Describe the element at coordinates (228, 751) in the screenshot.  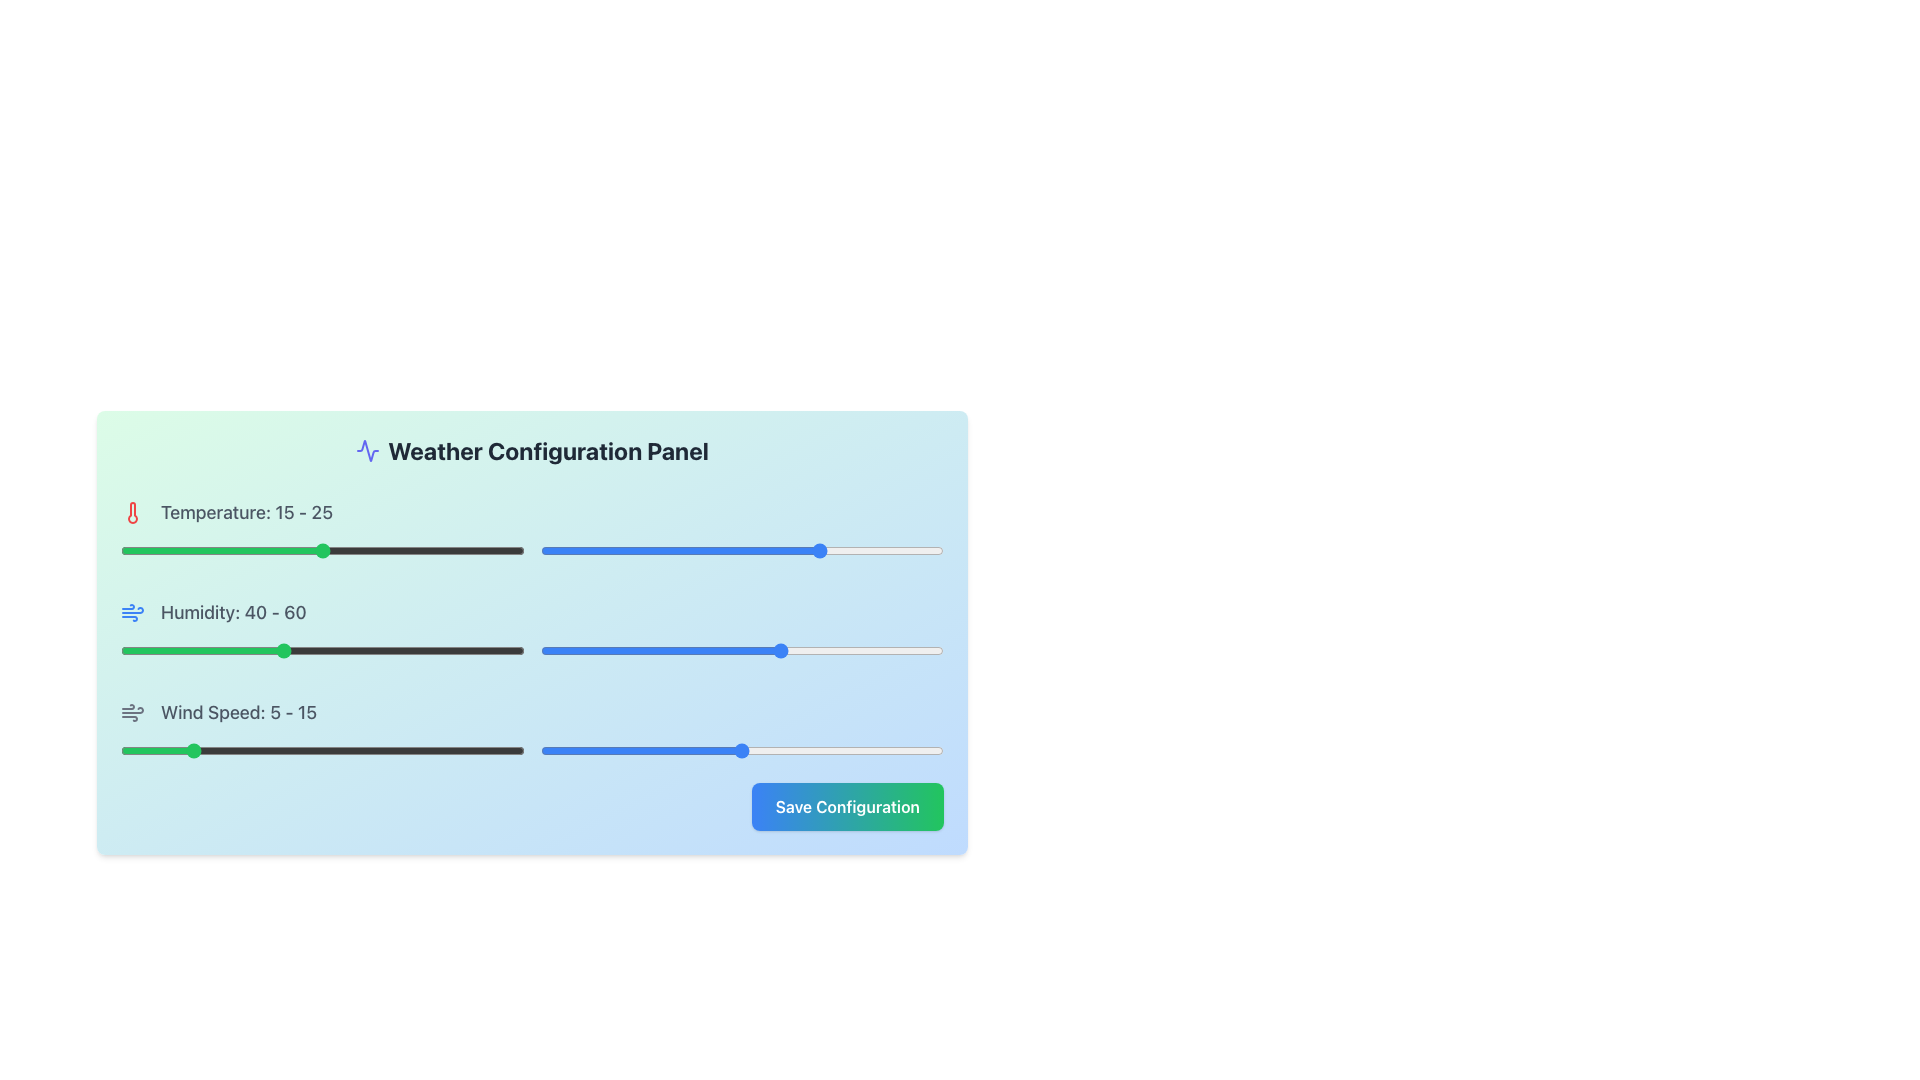
I see `the start value of the wind speed range` at that location.